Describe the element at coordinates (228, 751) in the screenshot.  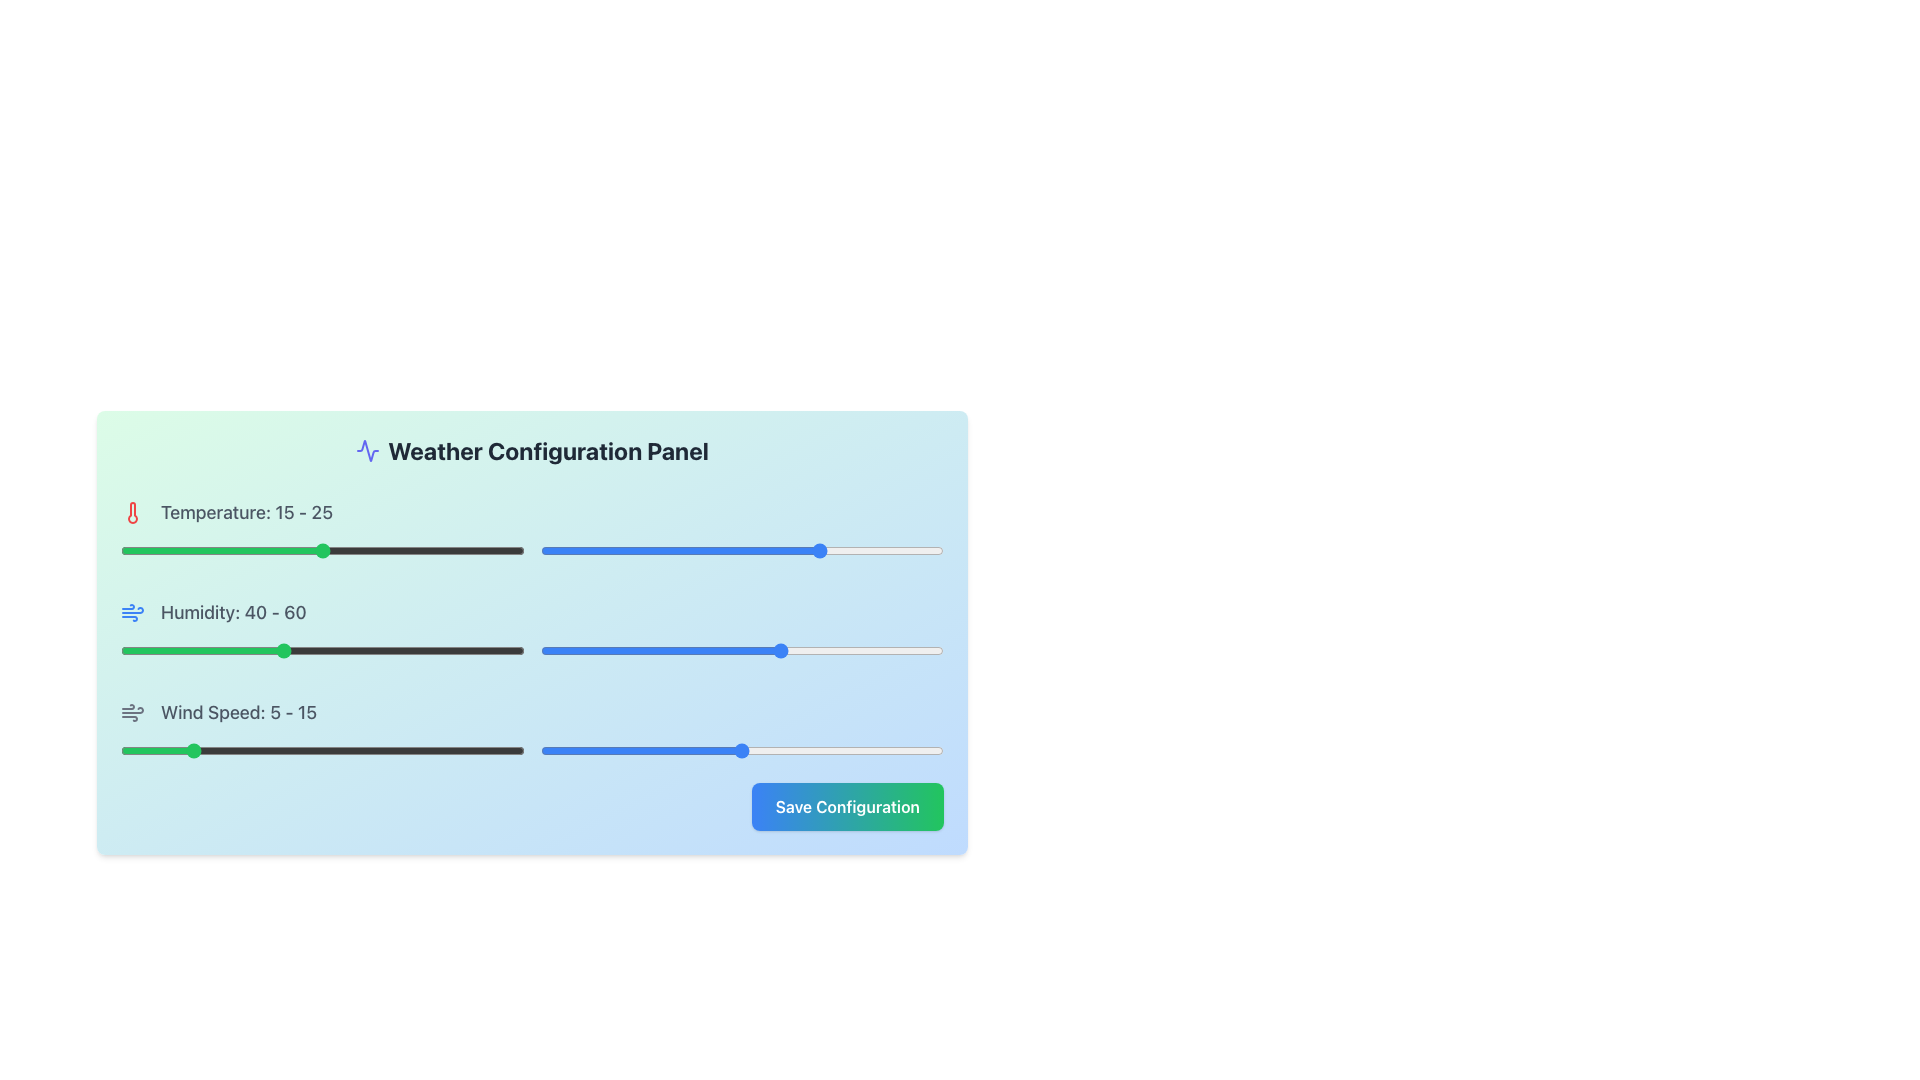
I see `the start value of the wind speed range` at that location.